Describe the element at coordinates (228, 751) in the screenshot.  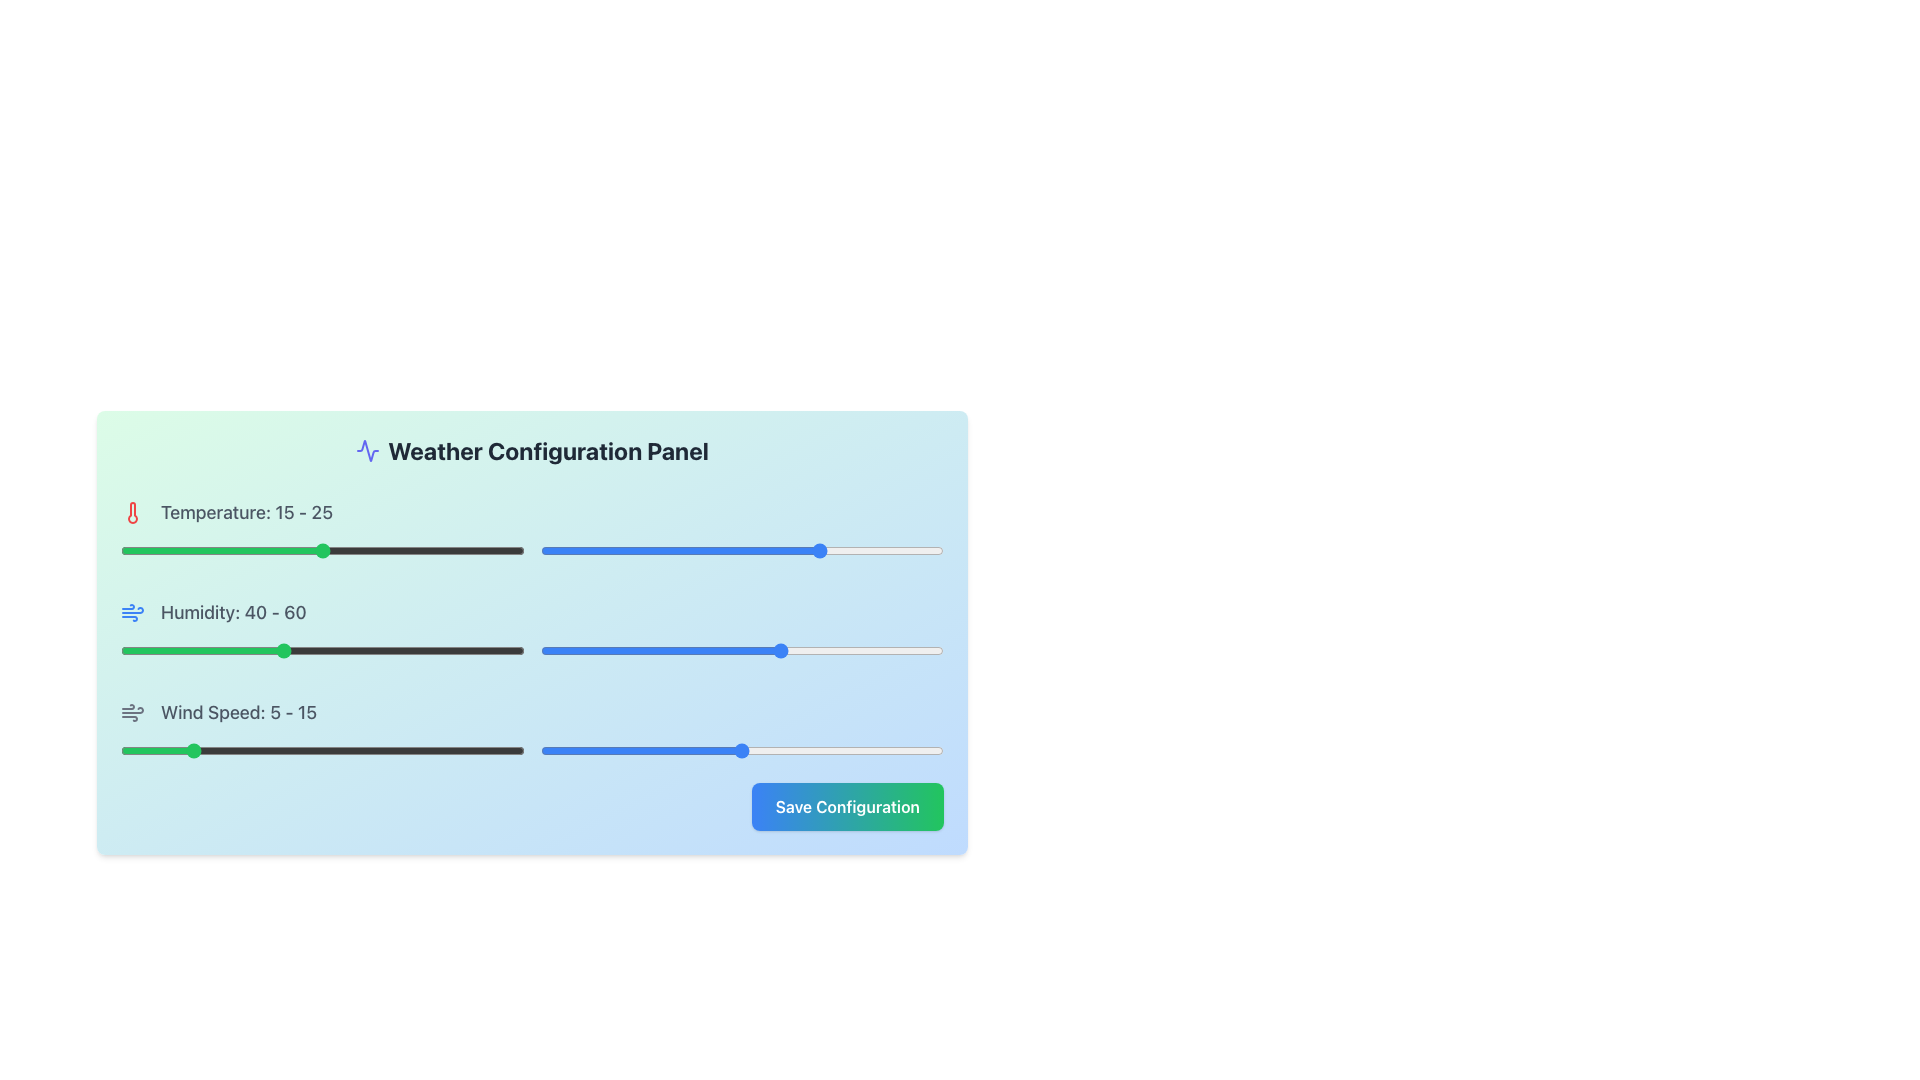
I see `the start value of the wind speed range` at that location.